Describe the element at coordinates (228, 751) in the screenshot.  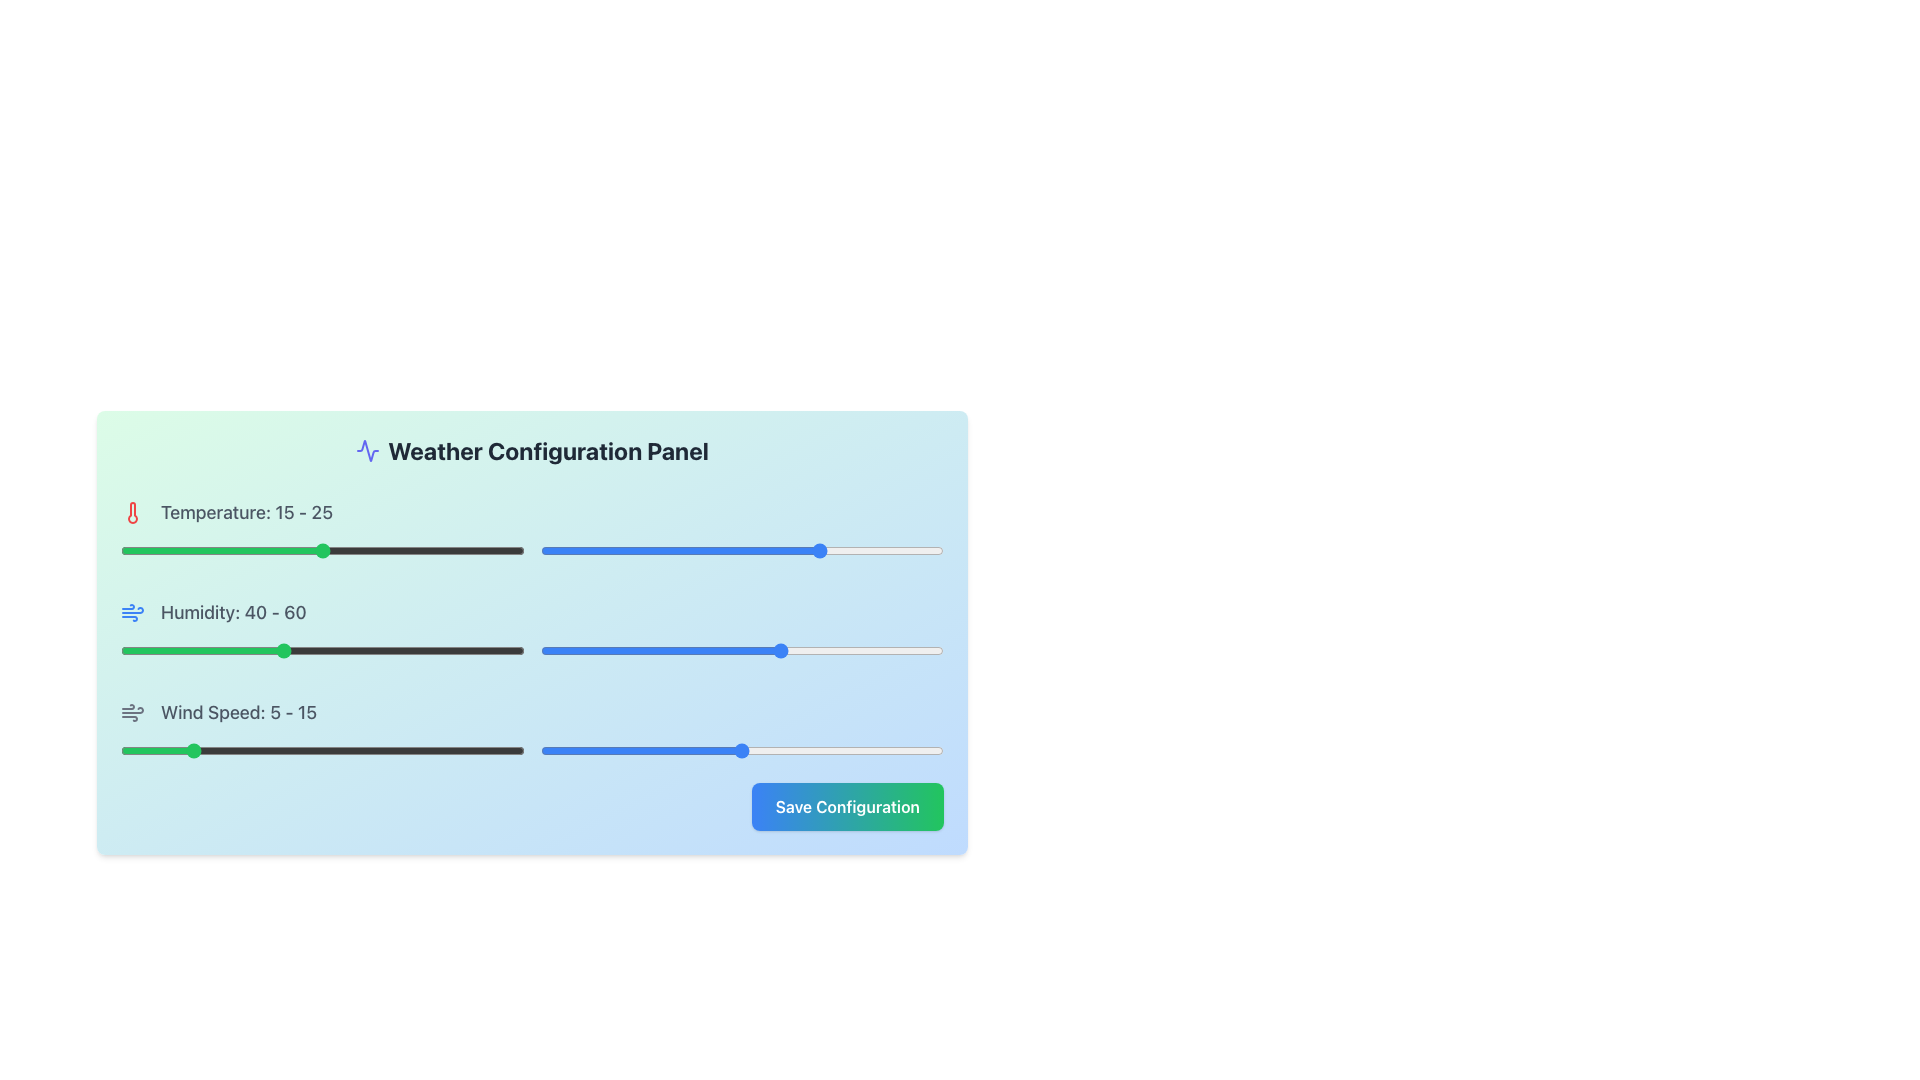
I see `the start value of the wind speed range` at that location.